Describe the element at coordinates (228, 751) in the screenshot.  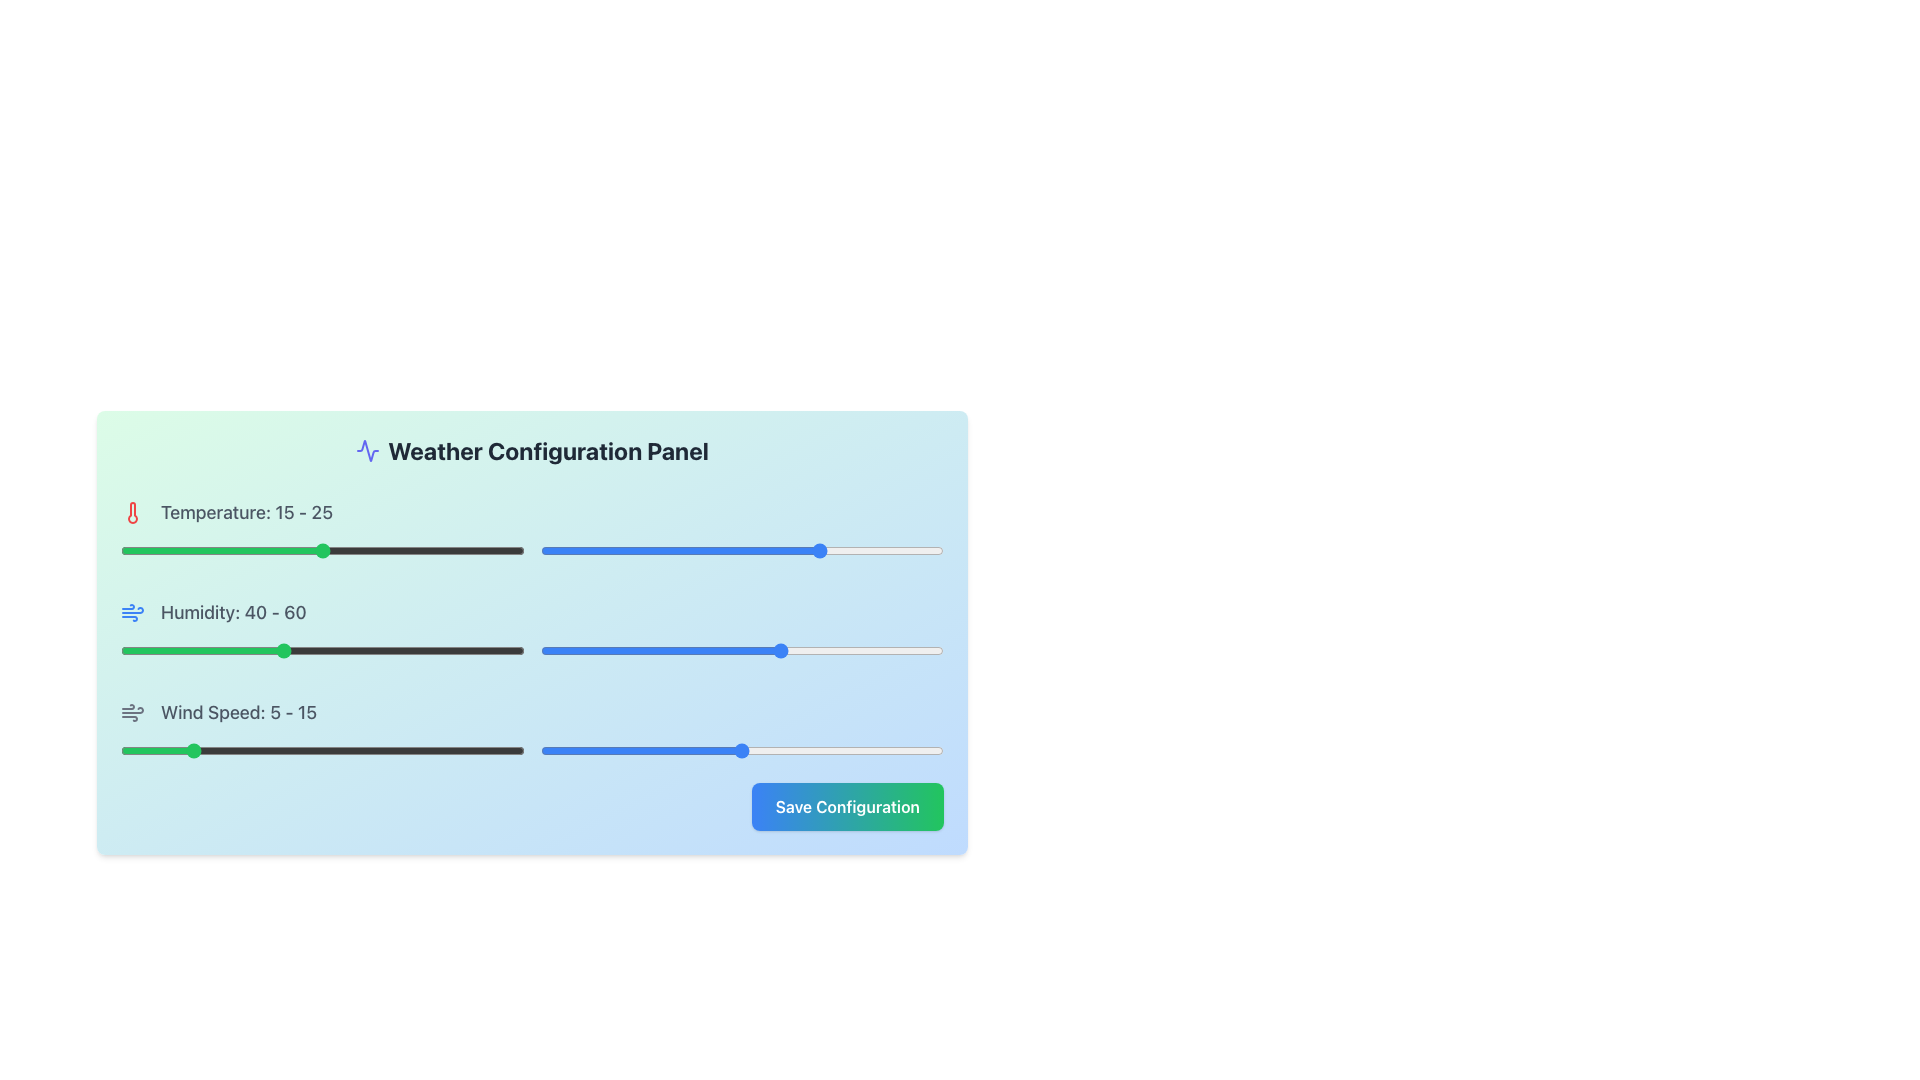
I see `the start value of the wind speed range` at that location.